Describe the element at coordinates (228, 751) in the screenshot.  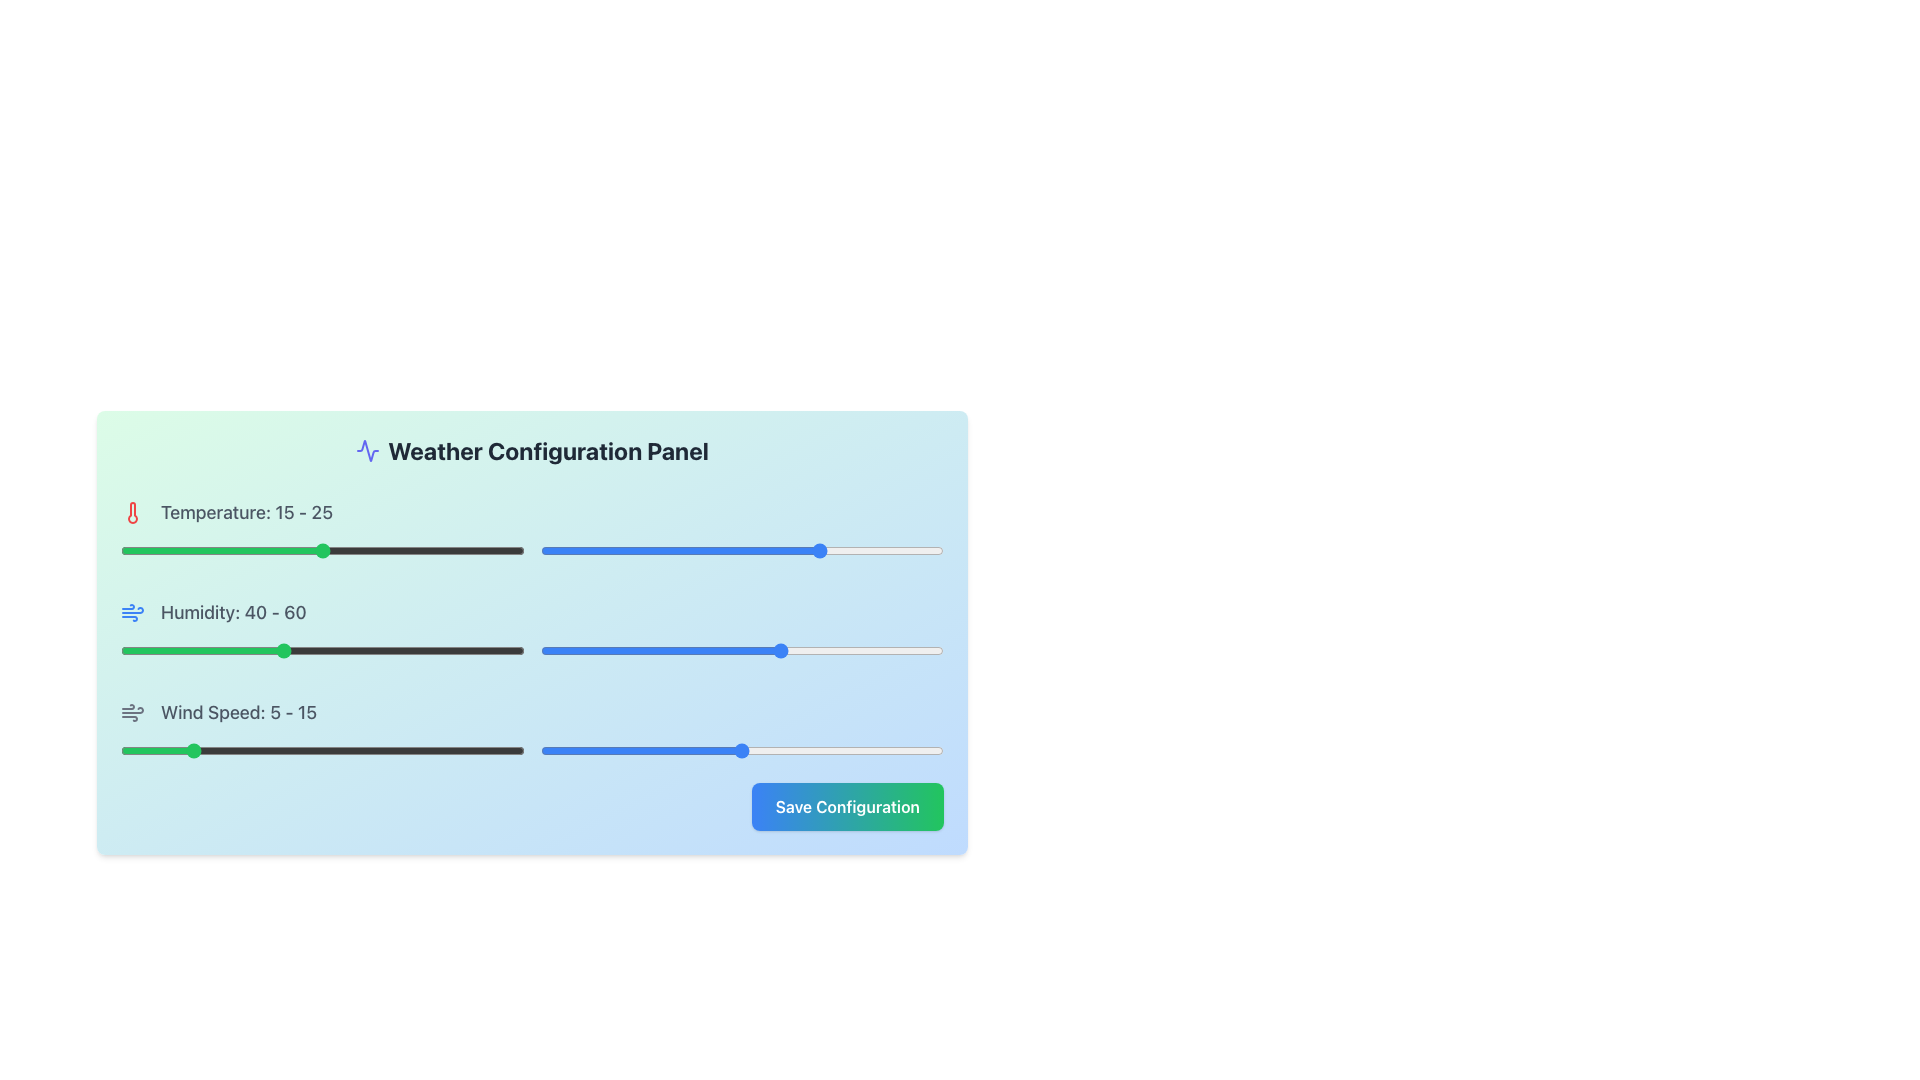
I see `the start value of the wind speed range` at that location.